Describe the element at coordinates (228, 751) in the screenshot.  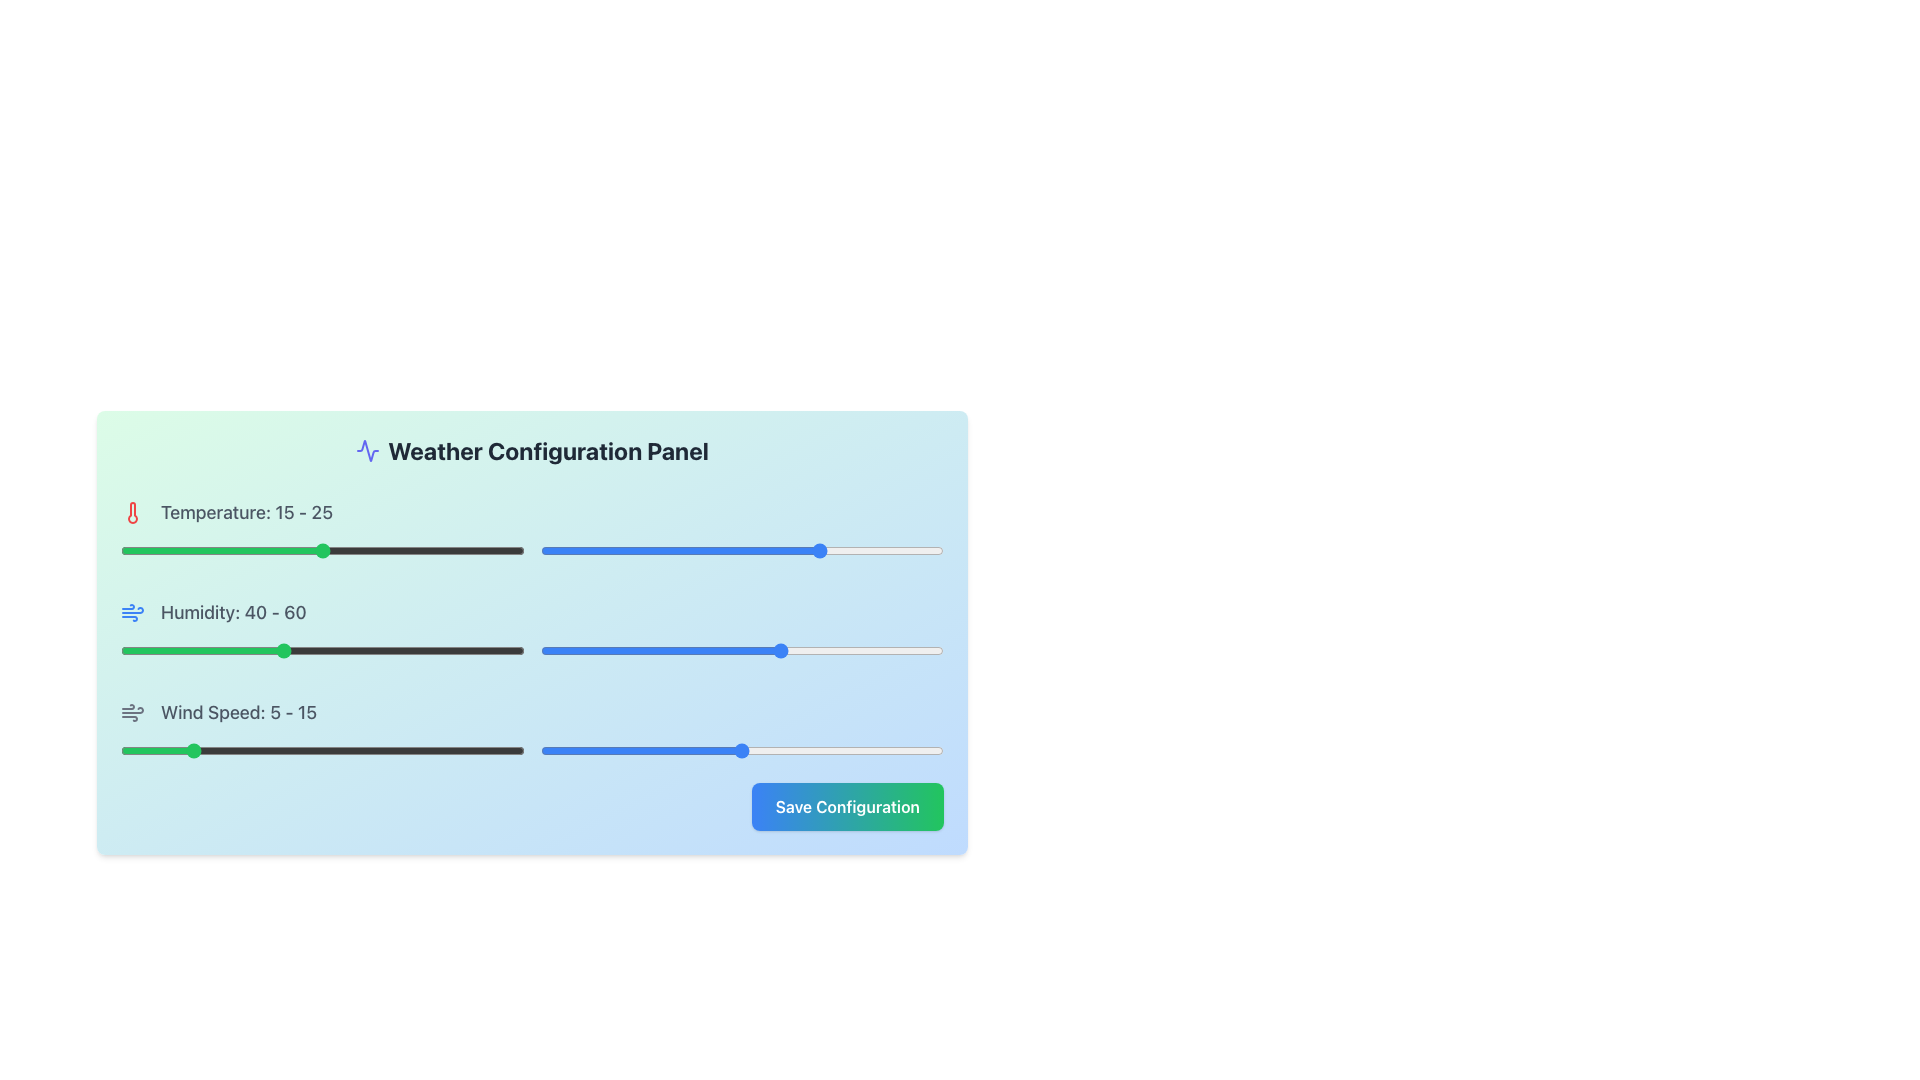
I see `the start value of the wind speed range` at that location.